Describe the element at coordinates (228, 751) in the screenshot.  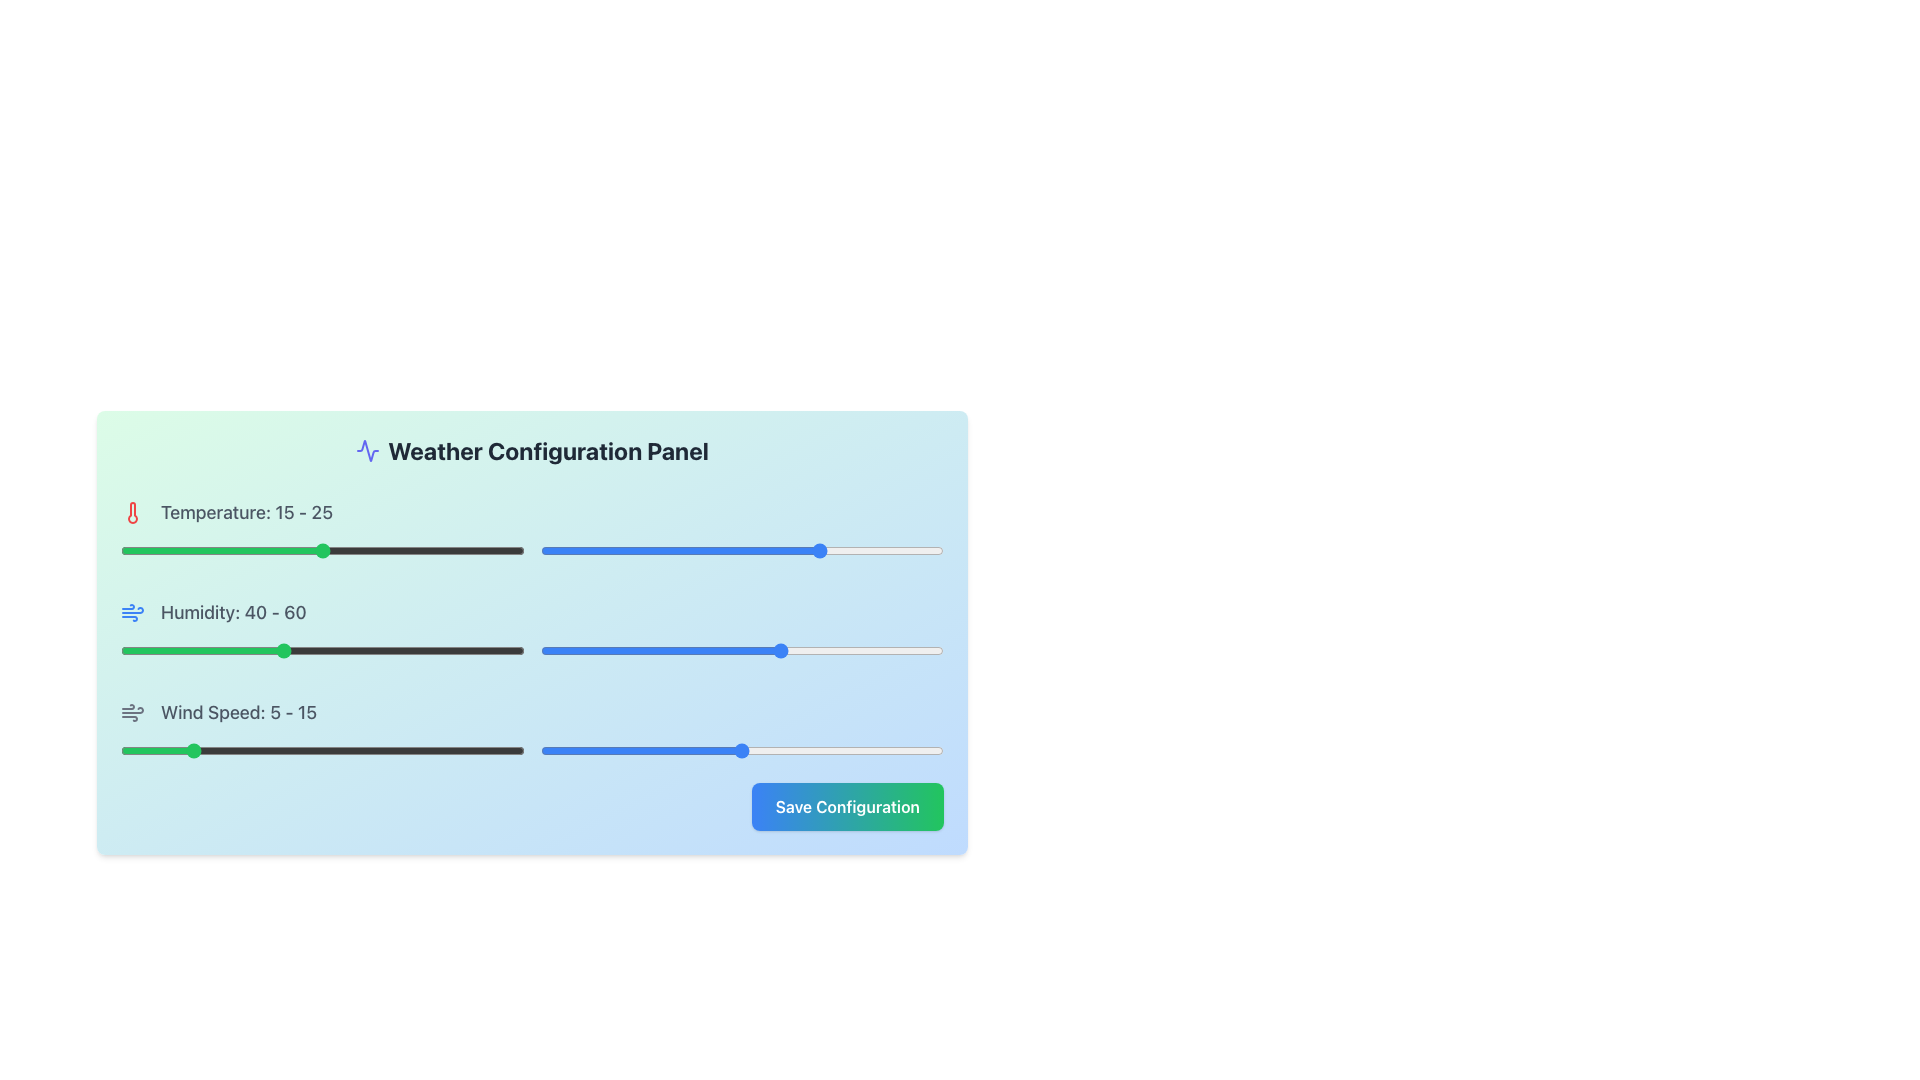
I see `the start value of the wind speed range` at that location.